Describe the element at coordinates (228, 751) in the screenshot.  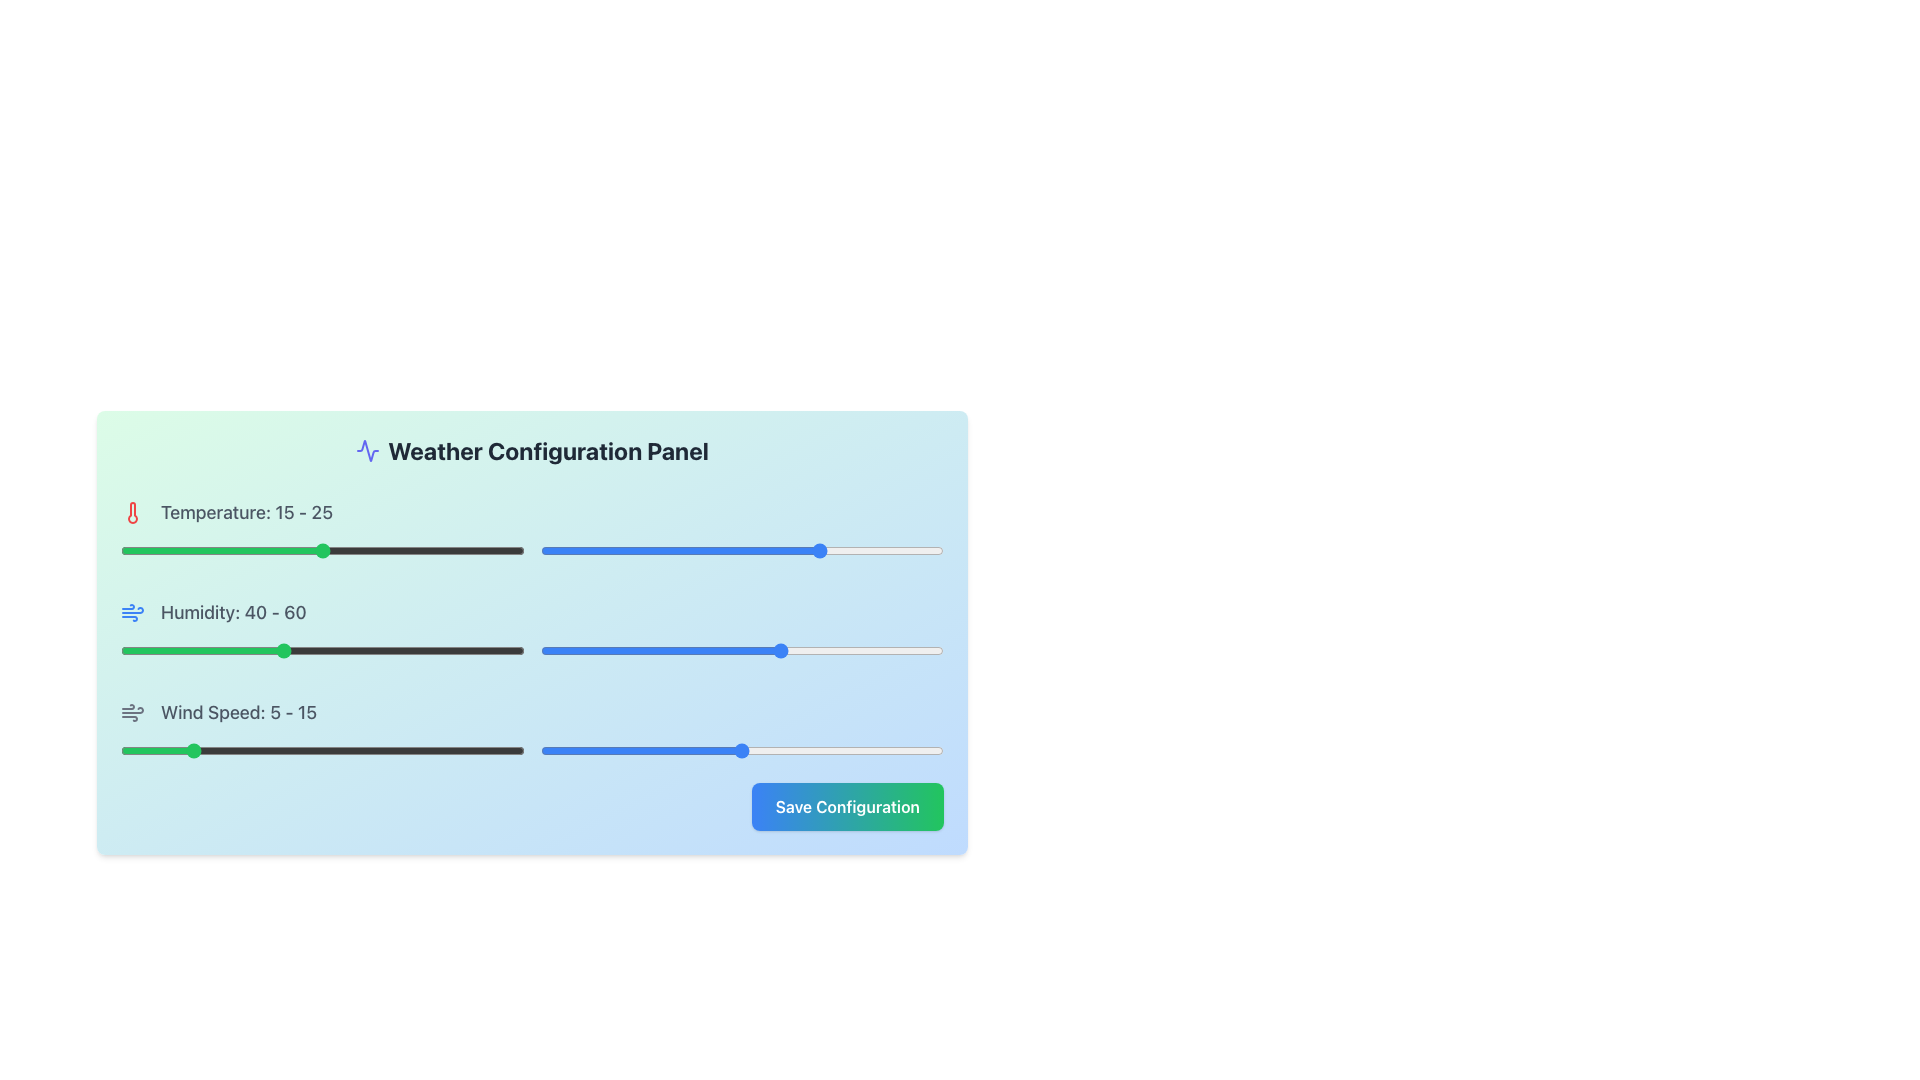
I see `the start value of the wind speed range` at that location.